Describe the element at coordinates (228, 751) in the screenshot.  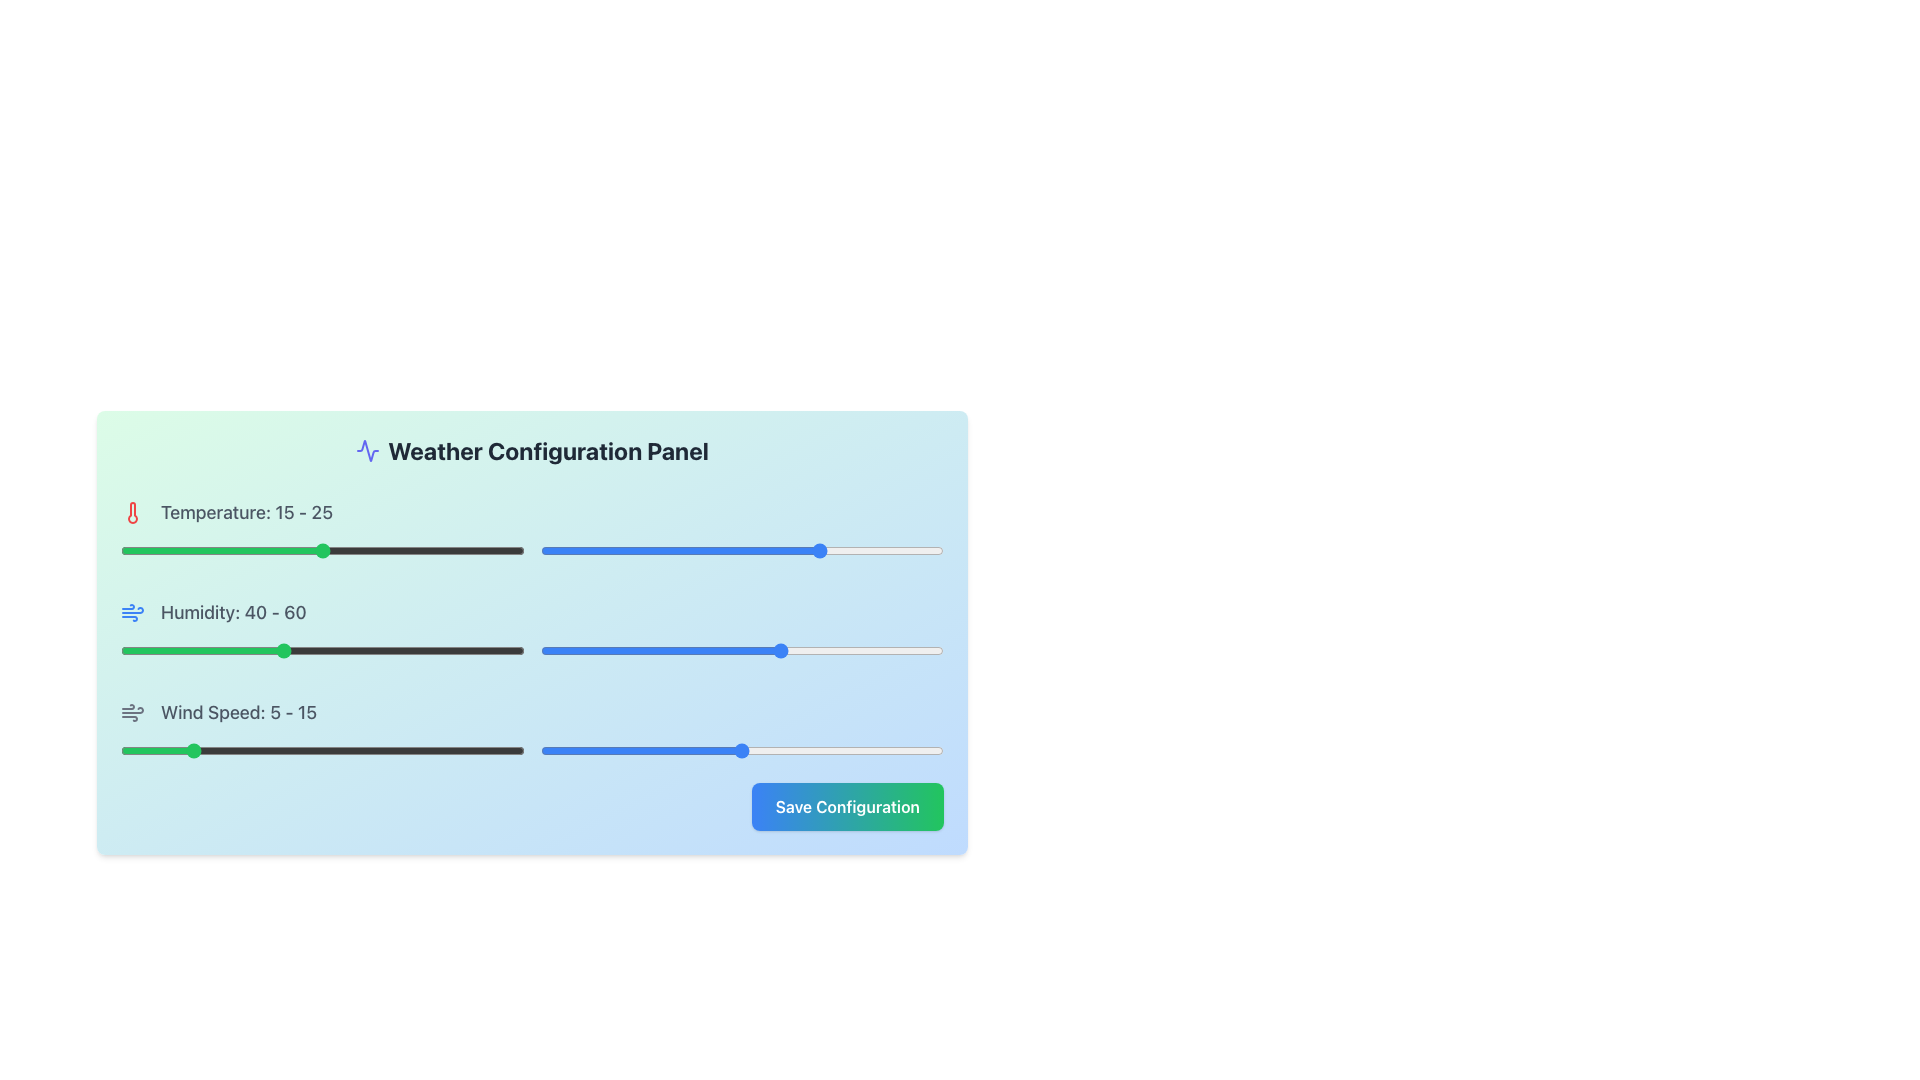
I see `the start value of the wind speed range` at that location.